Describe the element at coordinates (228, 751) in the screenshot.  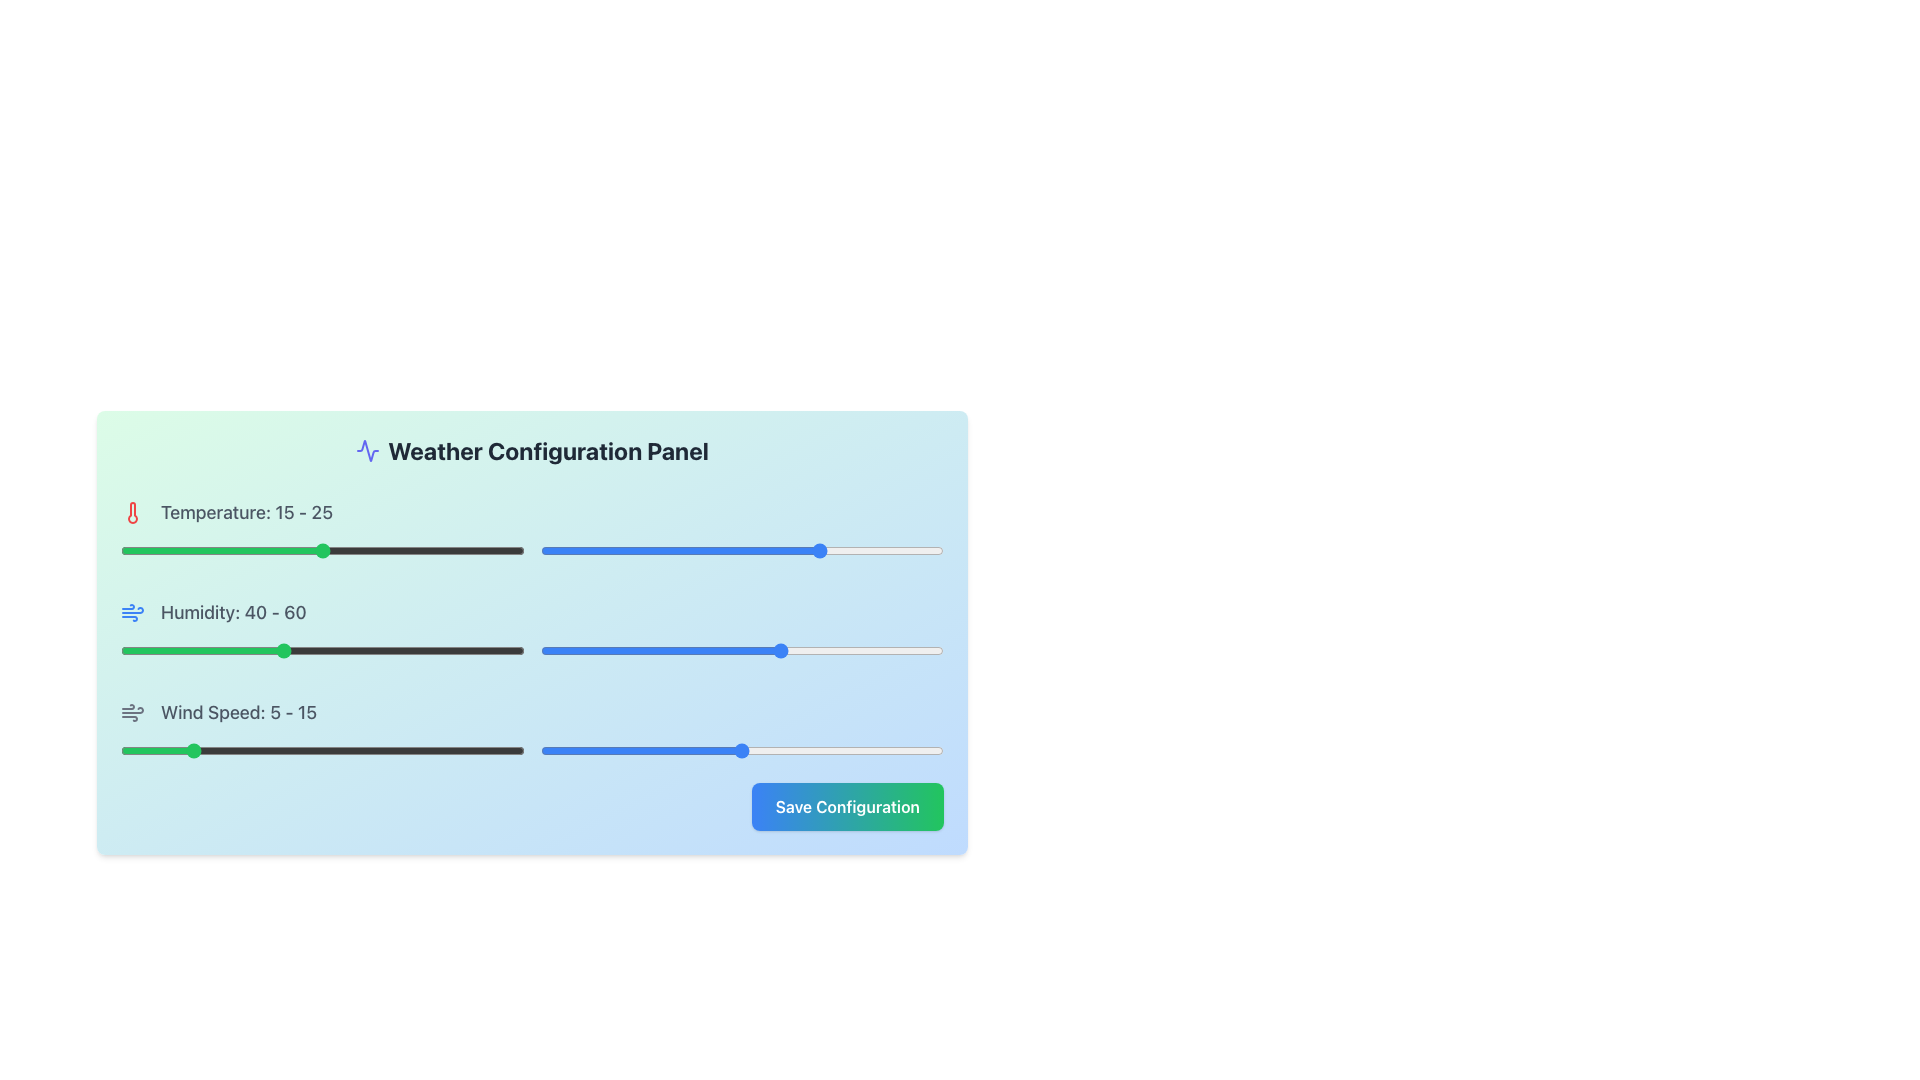
I see `the start value of the wind speed range` at that location.